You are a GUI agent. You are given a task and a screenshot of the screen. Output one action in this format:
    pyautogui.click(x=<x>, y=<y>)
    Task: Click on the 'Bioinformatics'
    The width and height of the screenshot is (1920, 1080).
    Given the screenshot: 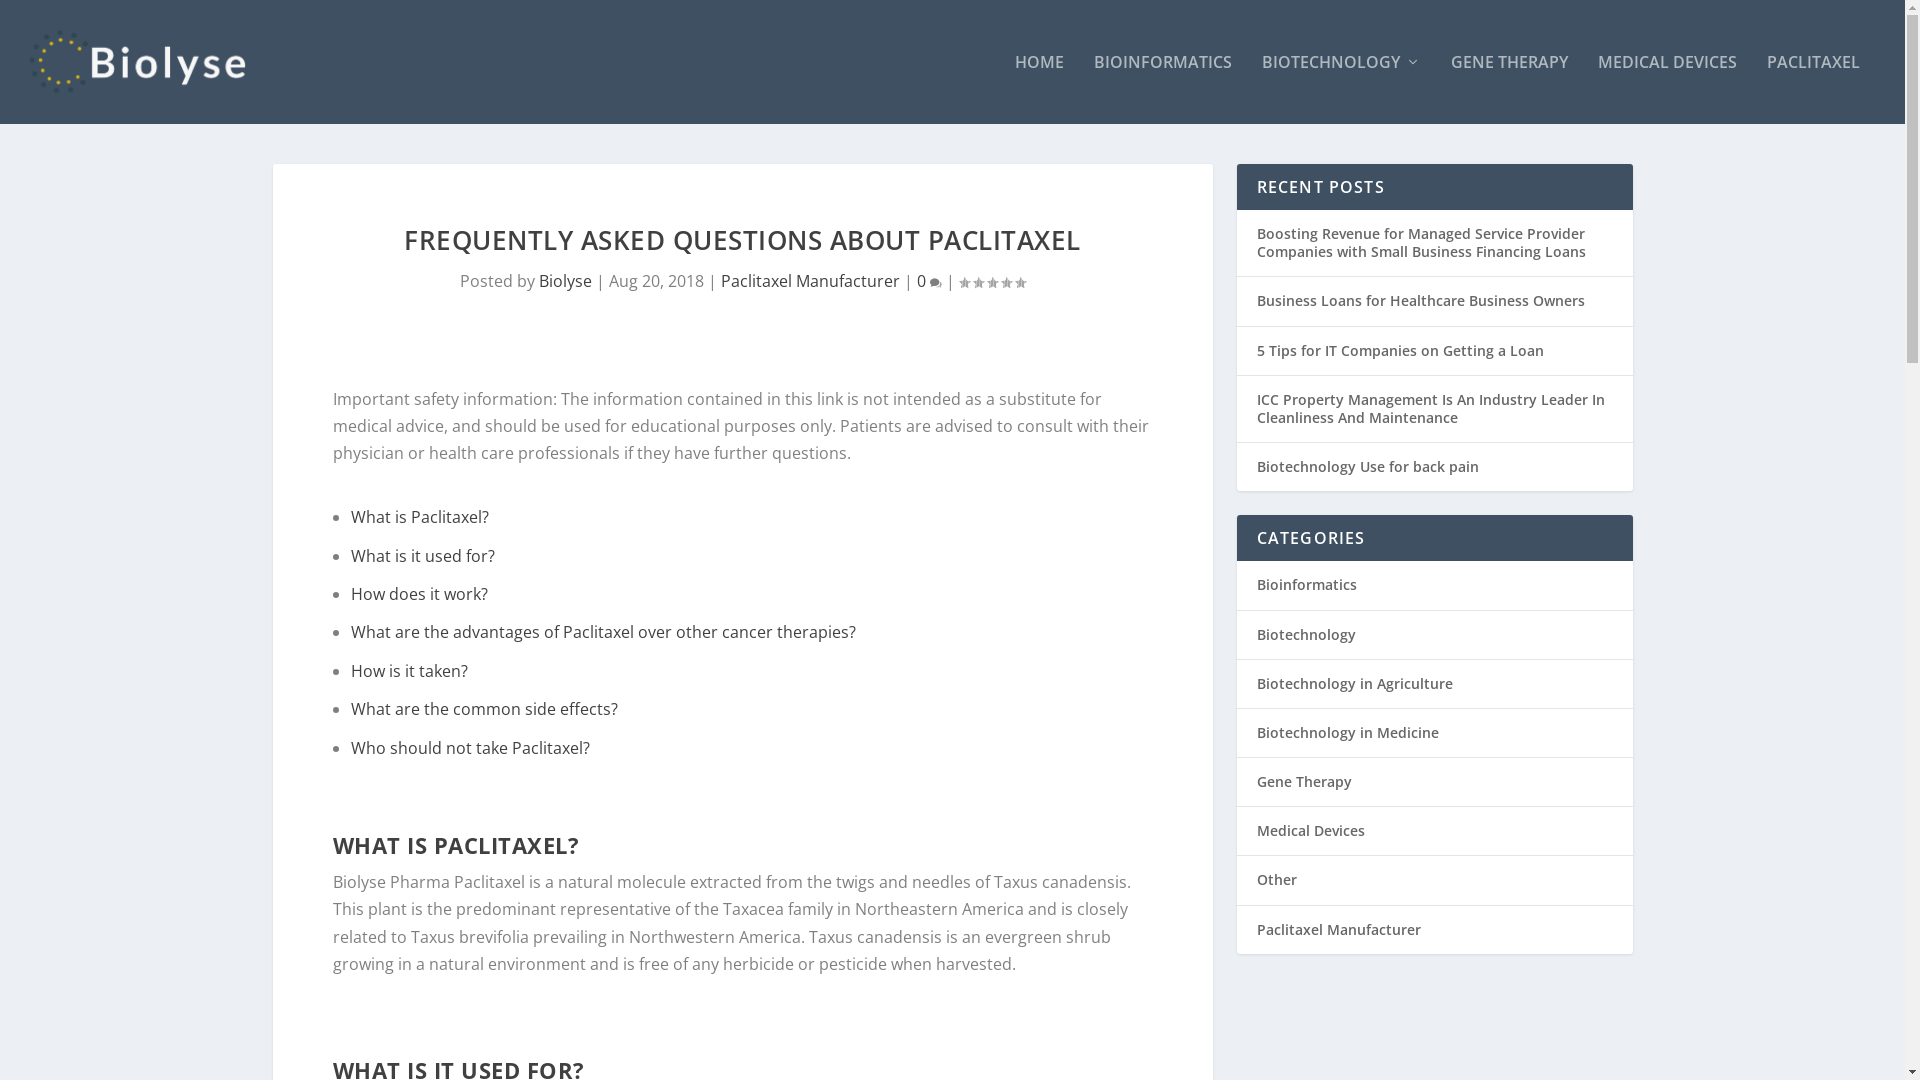 What is the action you would take?
    pyautogui.click(x=1305, y=584)
    